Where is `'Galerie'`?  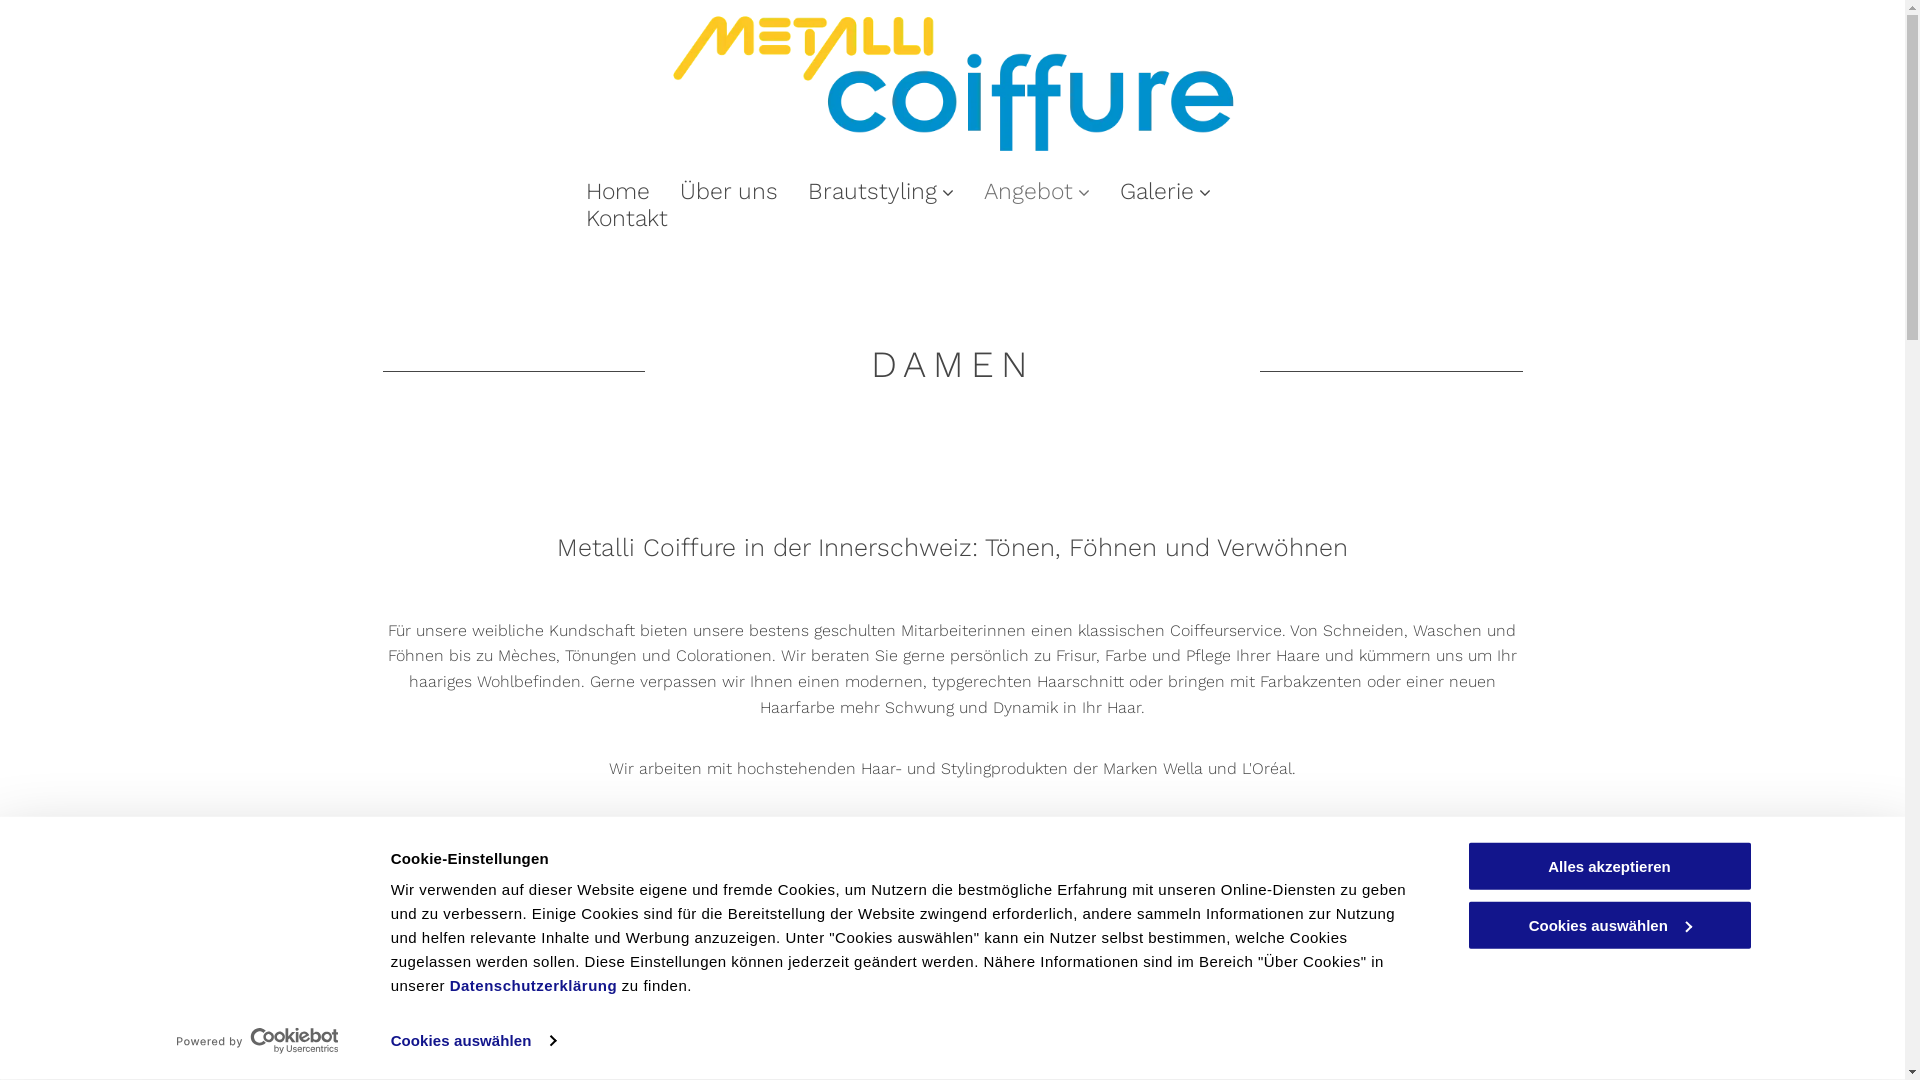 'Galerie' is located at coordinates (1164, 191).